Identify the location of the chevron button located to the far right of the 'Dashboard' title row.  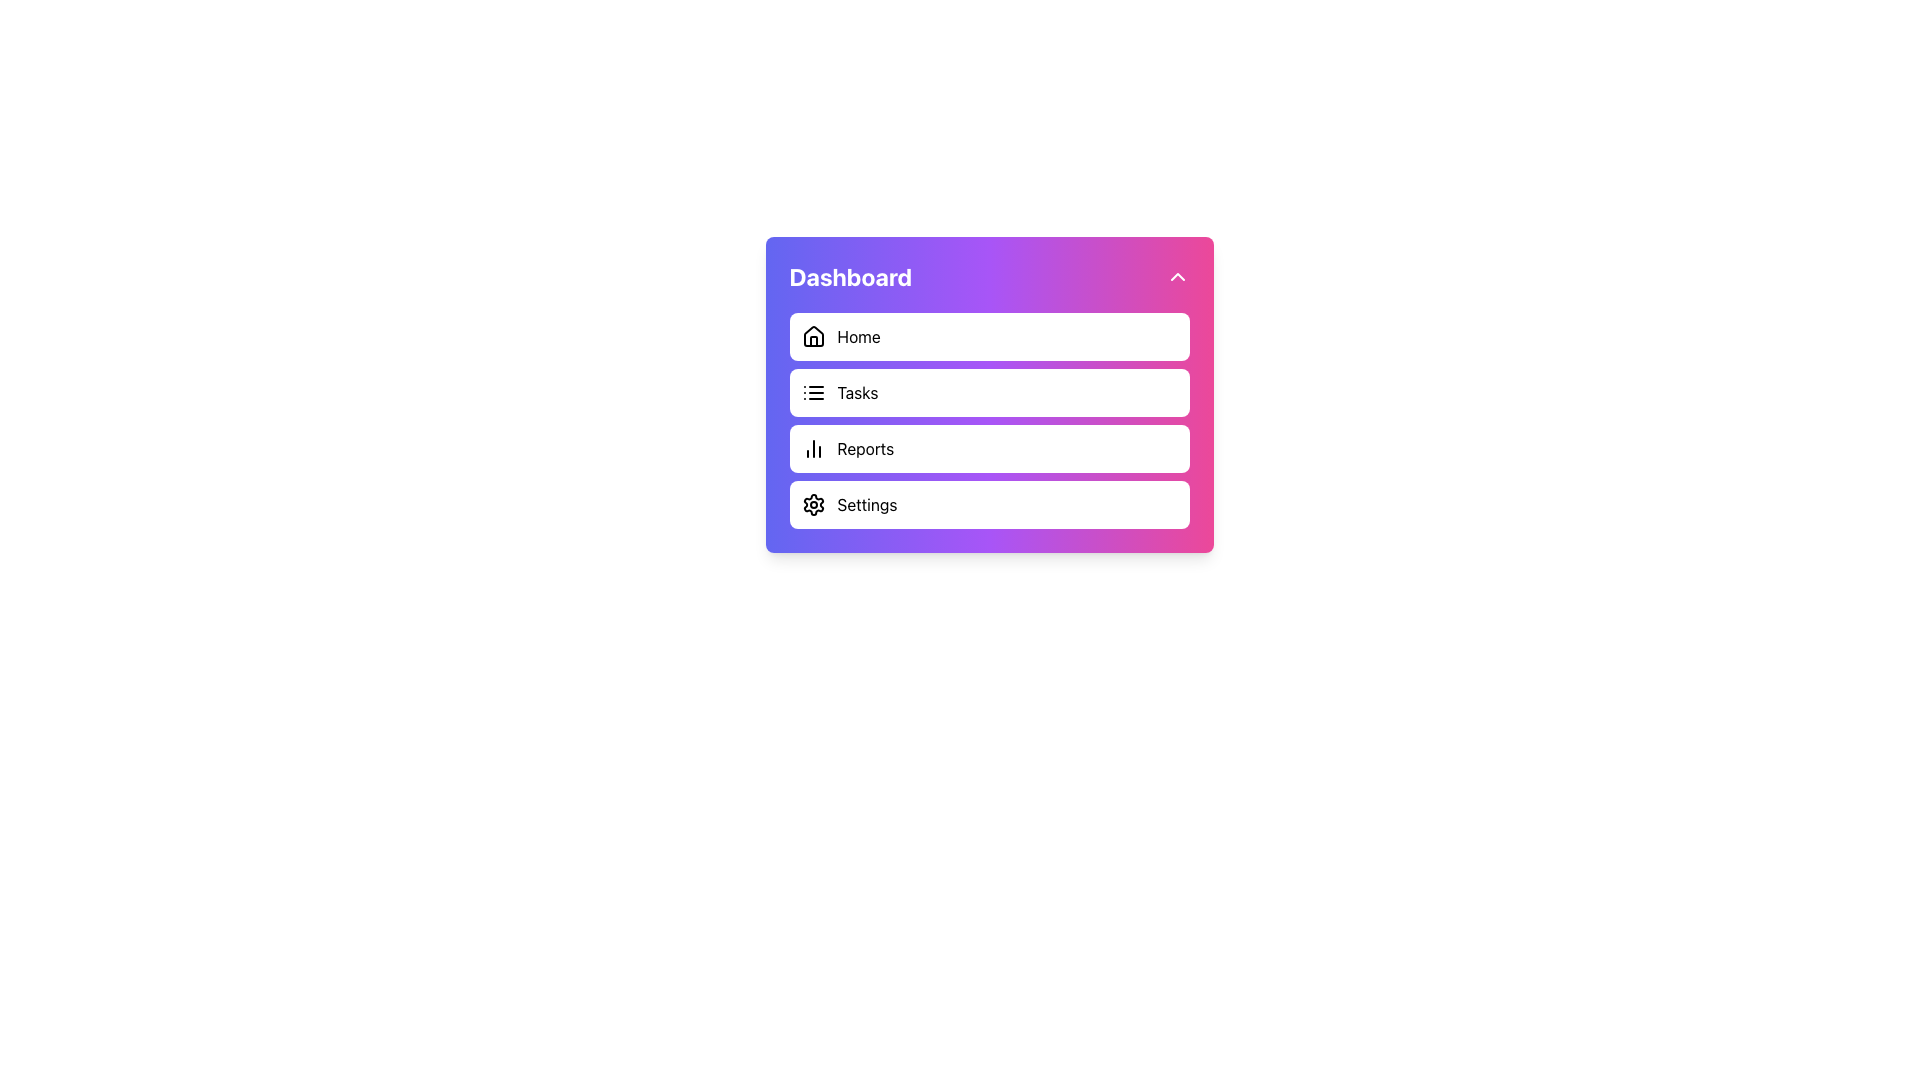
(1177, 277).